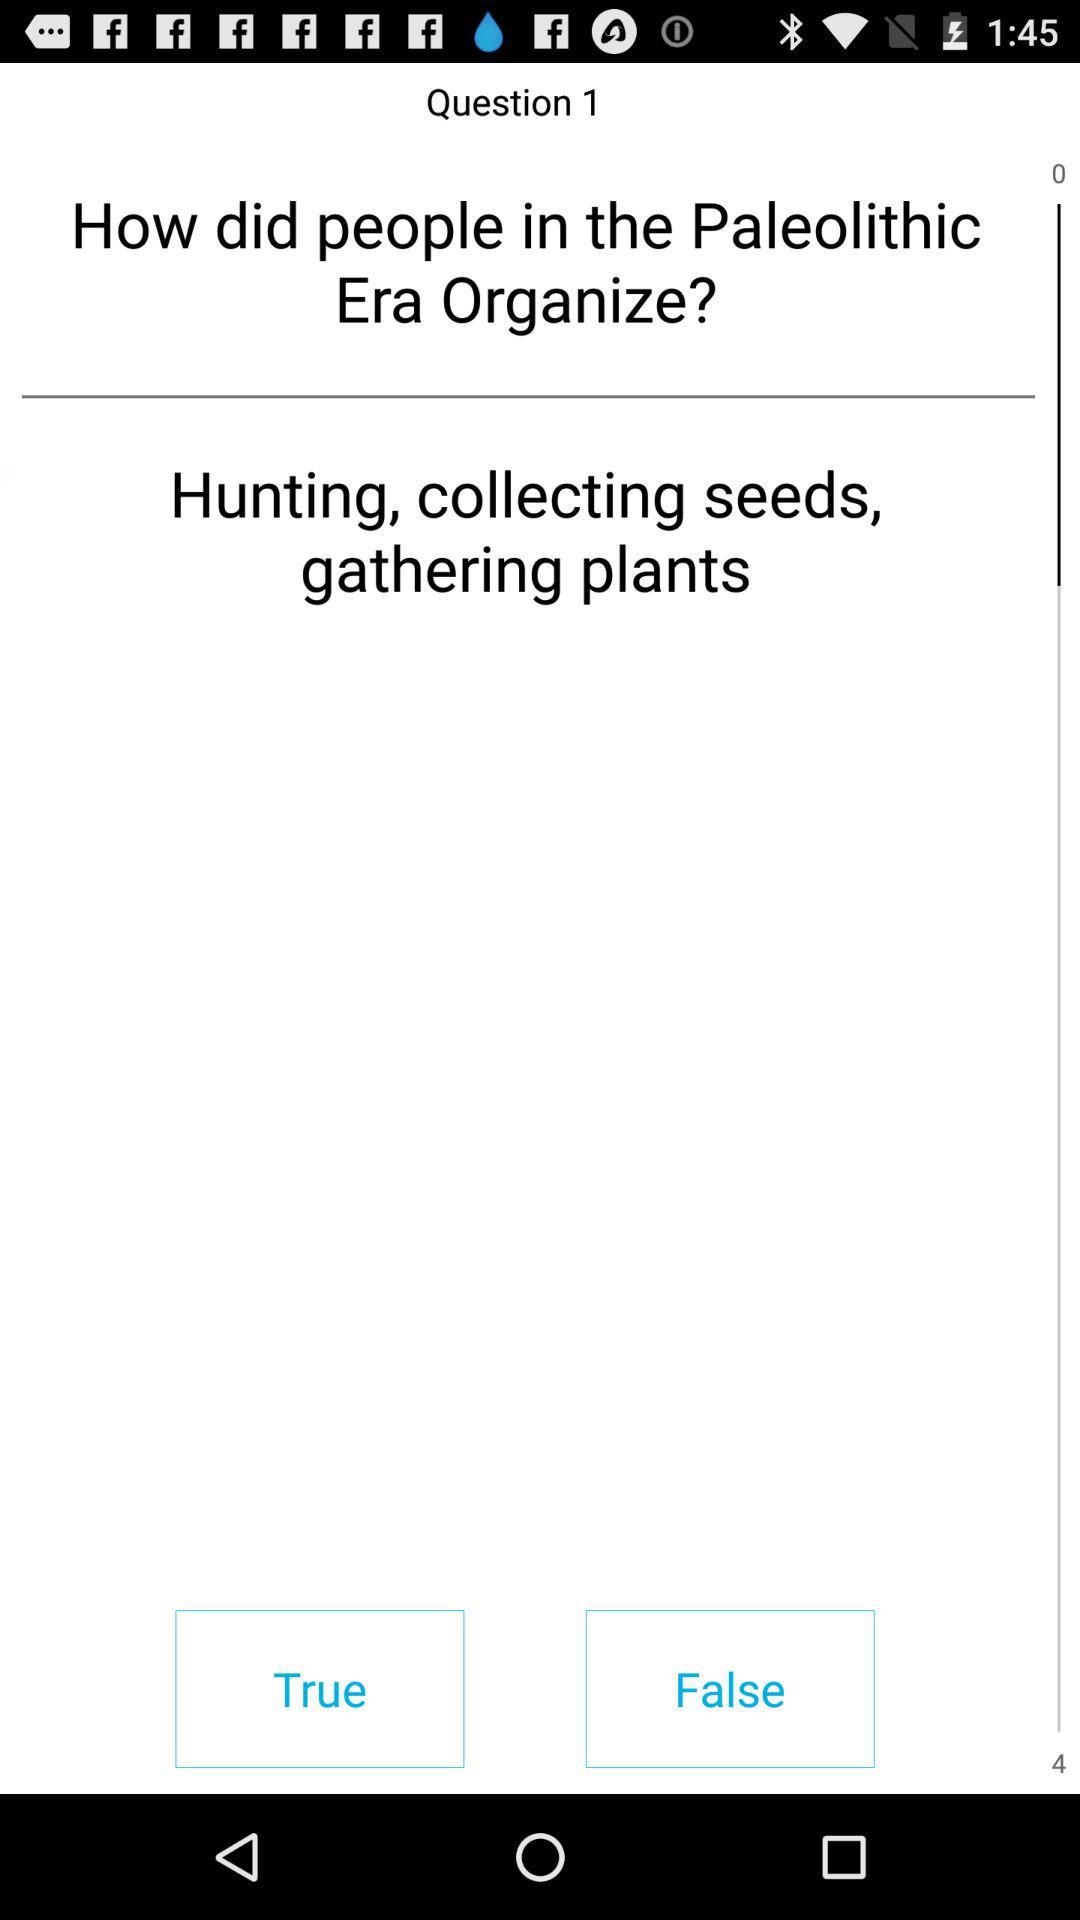 The image size is (1080, 1920). I want to click on item below the hunting collecting seeds item, so click(730, 1688).